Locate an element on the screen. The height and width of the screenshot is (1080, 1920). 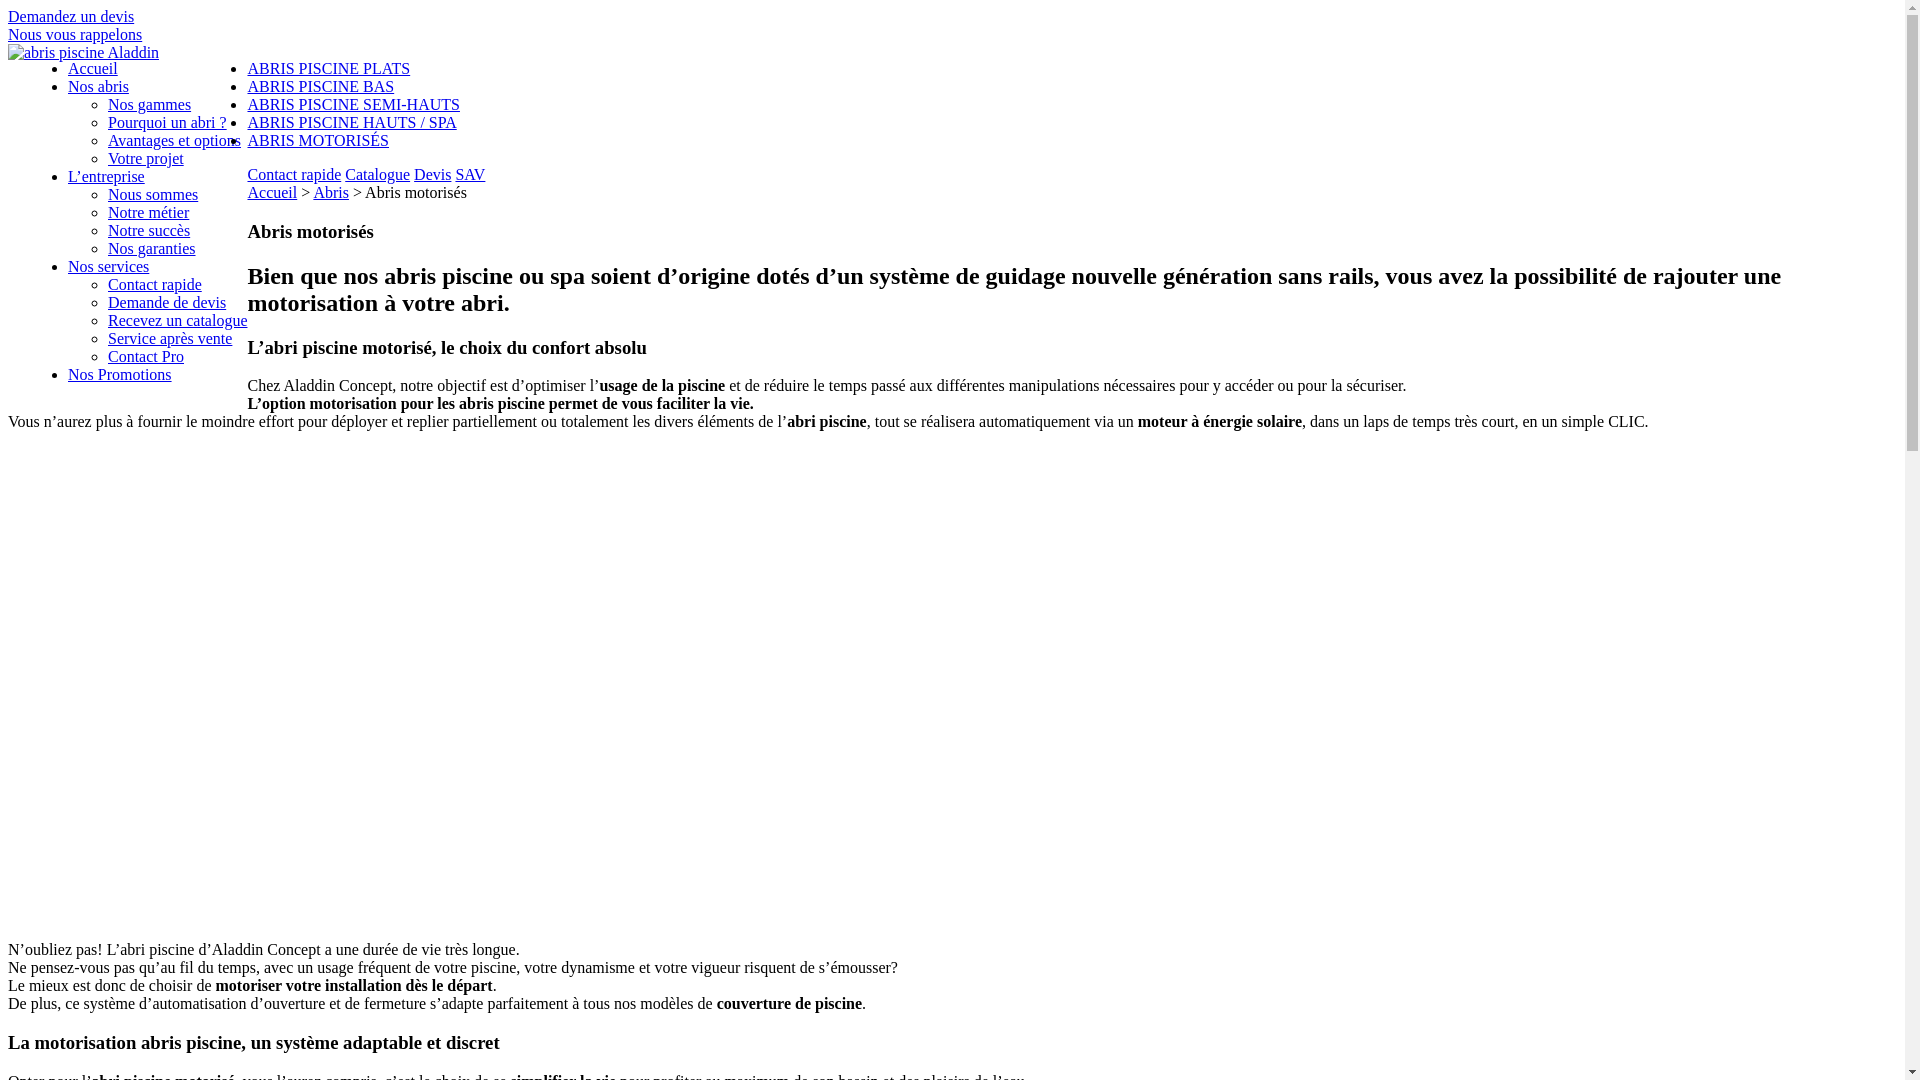
'ABRIS PISCINE SEMI-HAUTS' is located at coordinates (245, 104).